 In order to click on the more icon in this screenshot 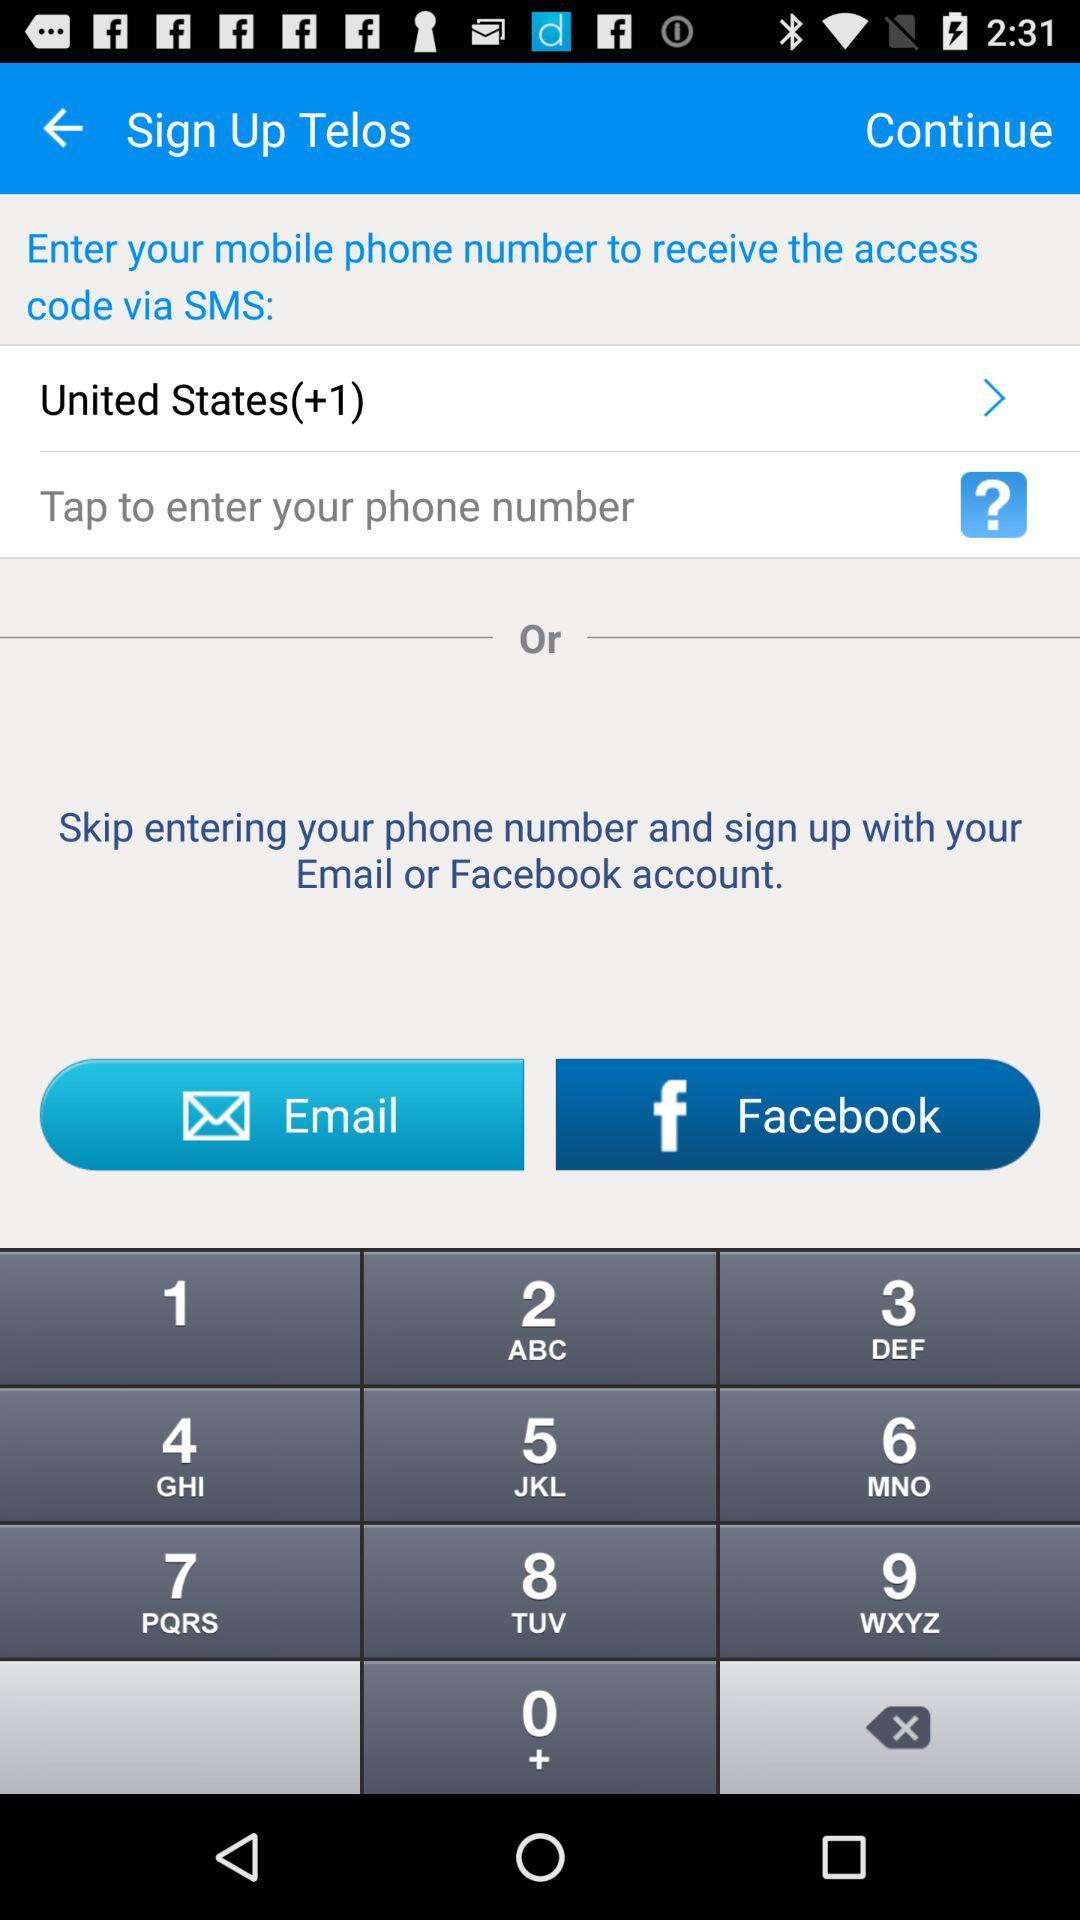, I will do `click(898, 1409)`.